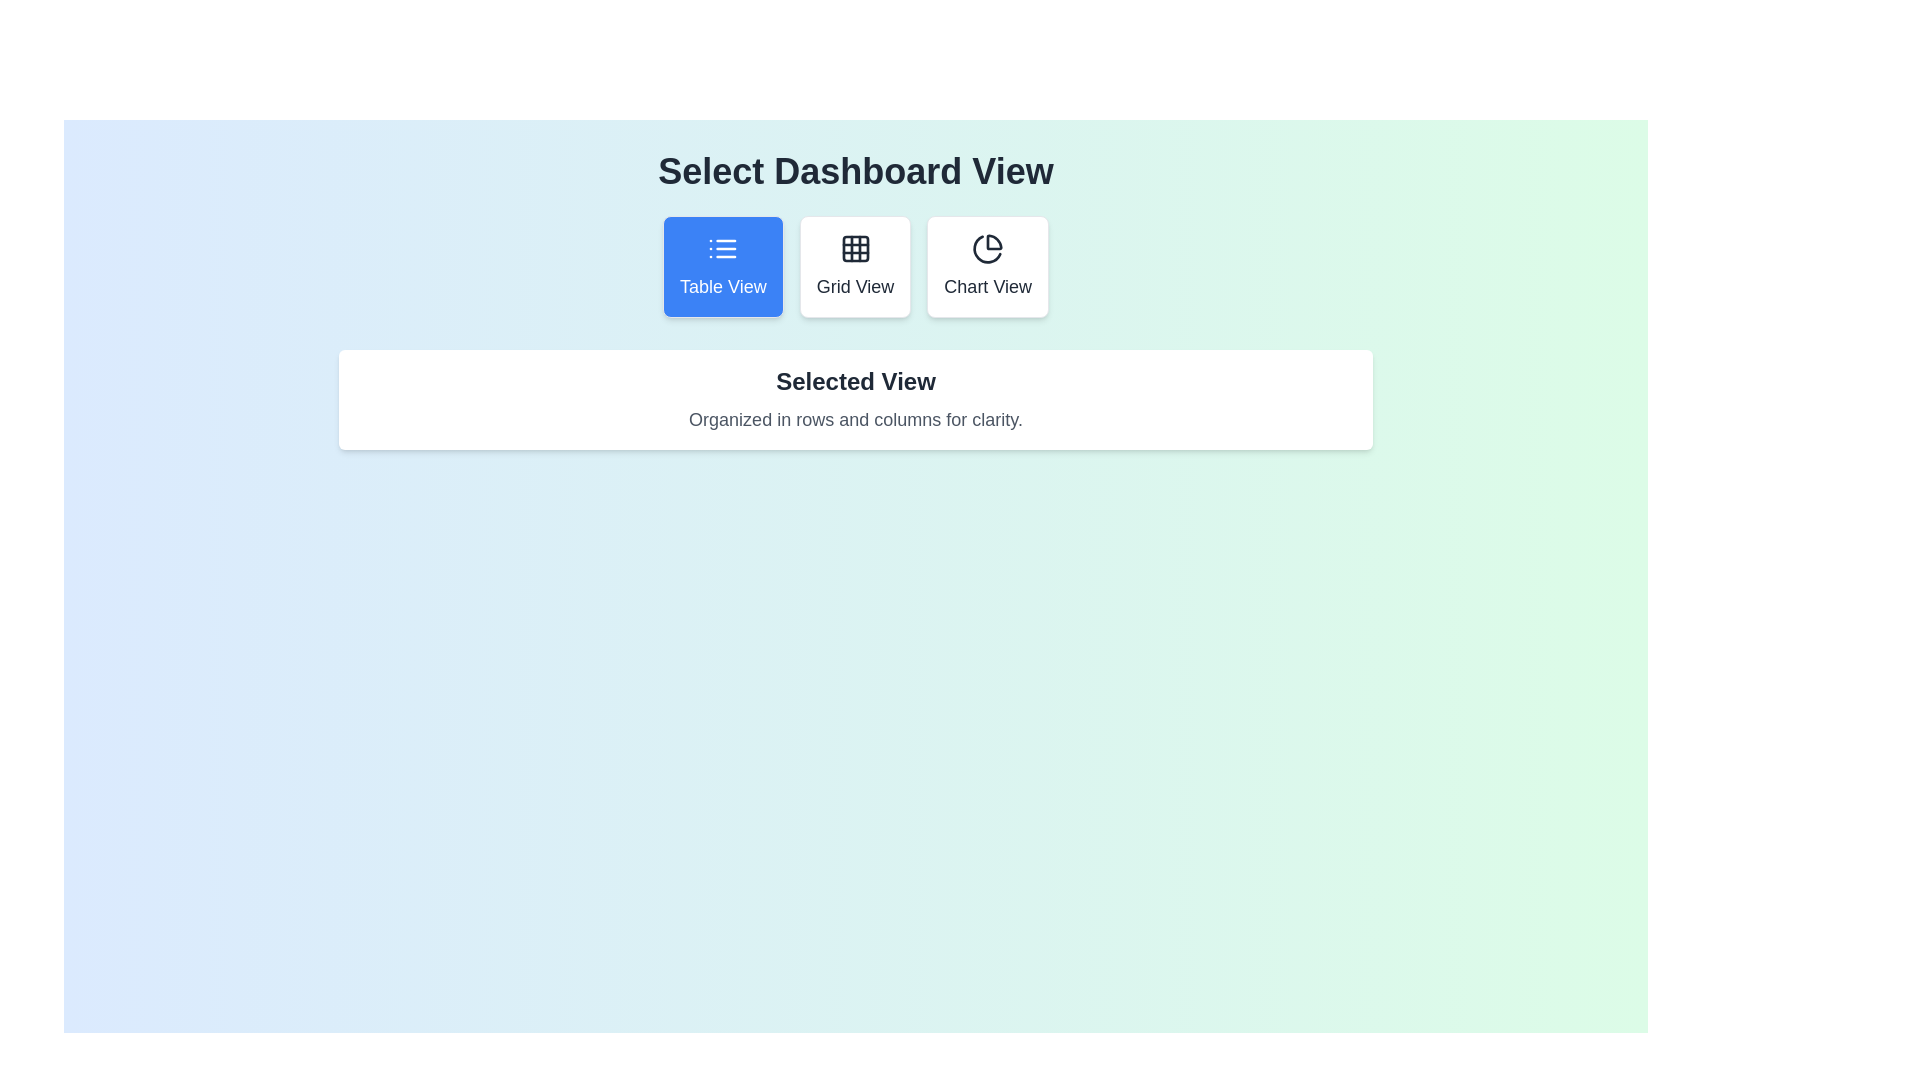 Image resolution: width=1920 pixels, height=1080 pixels. What do you see at coordinates (988, 265) in the screenshot?
I see `the Chart View button to see its hover effect` at bounding box center [988, 265].